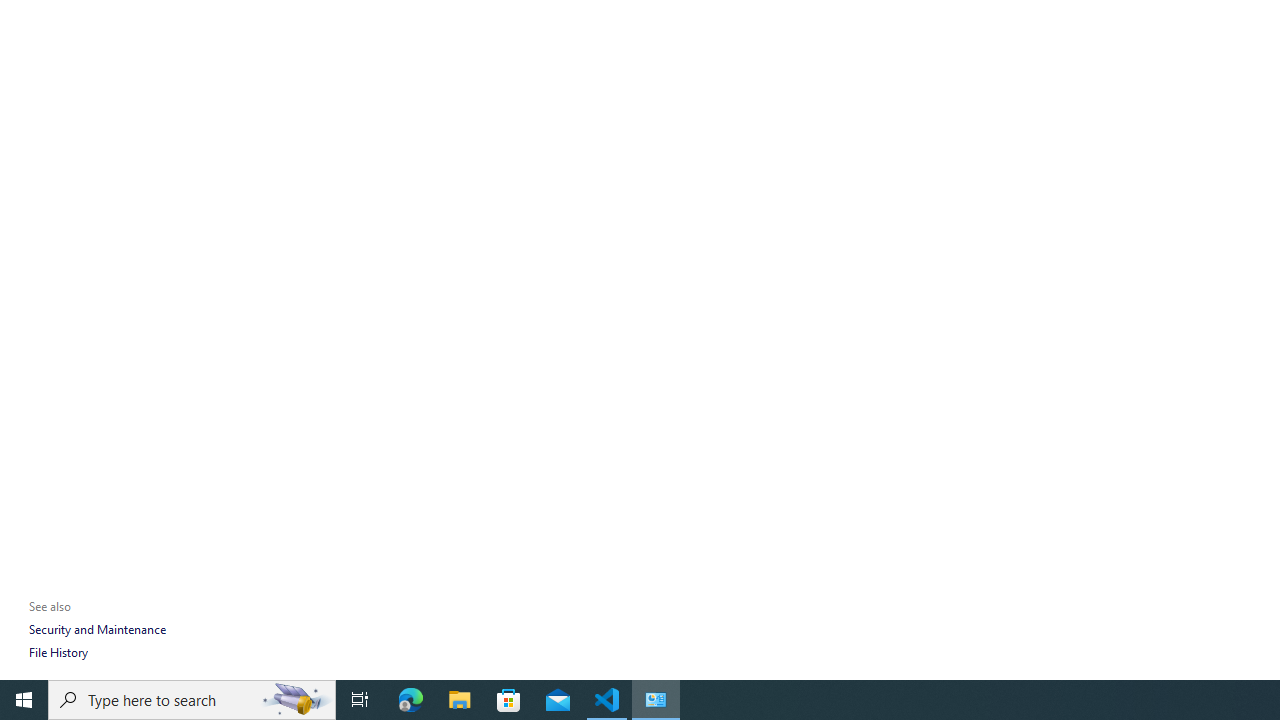 The image size is (1280, 720). Describe the element at coordinates (410, 698) in the screenshot. I see `'Microsoft Edge'` at that location.